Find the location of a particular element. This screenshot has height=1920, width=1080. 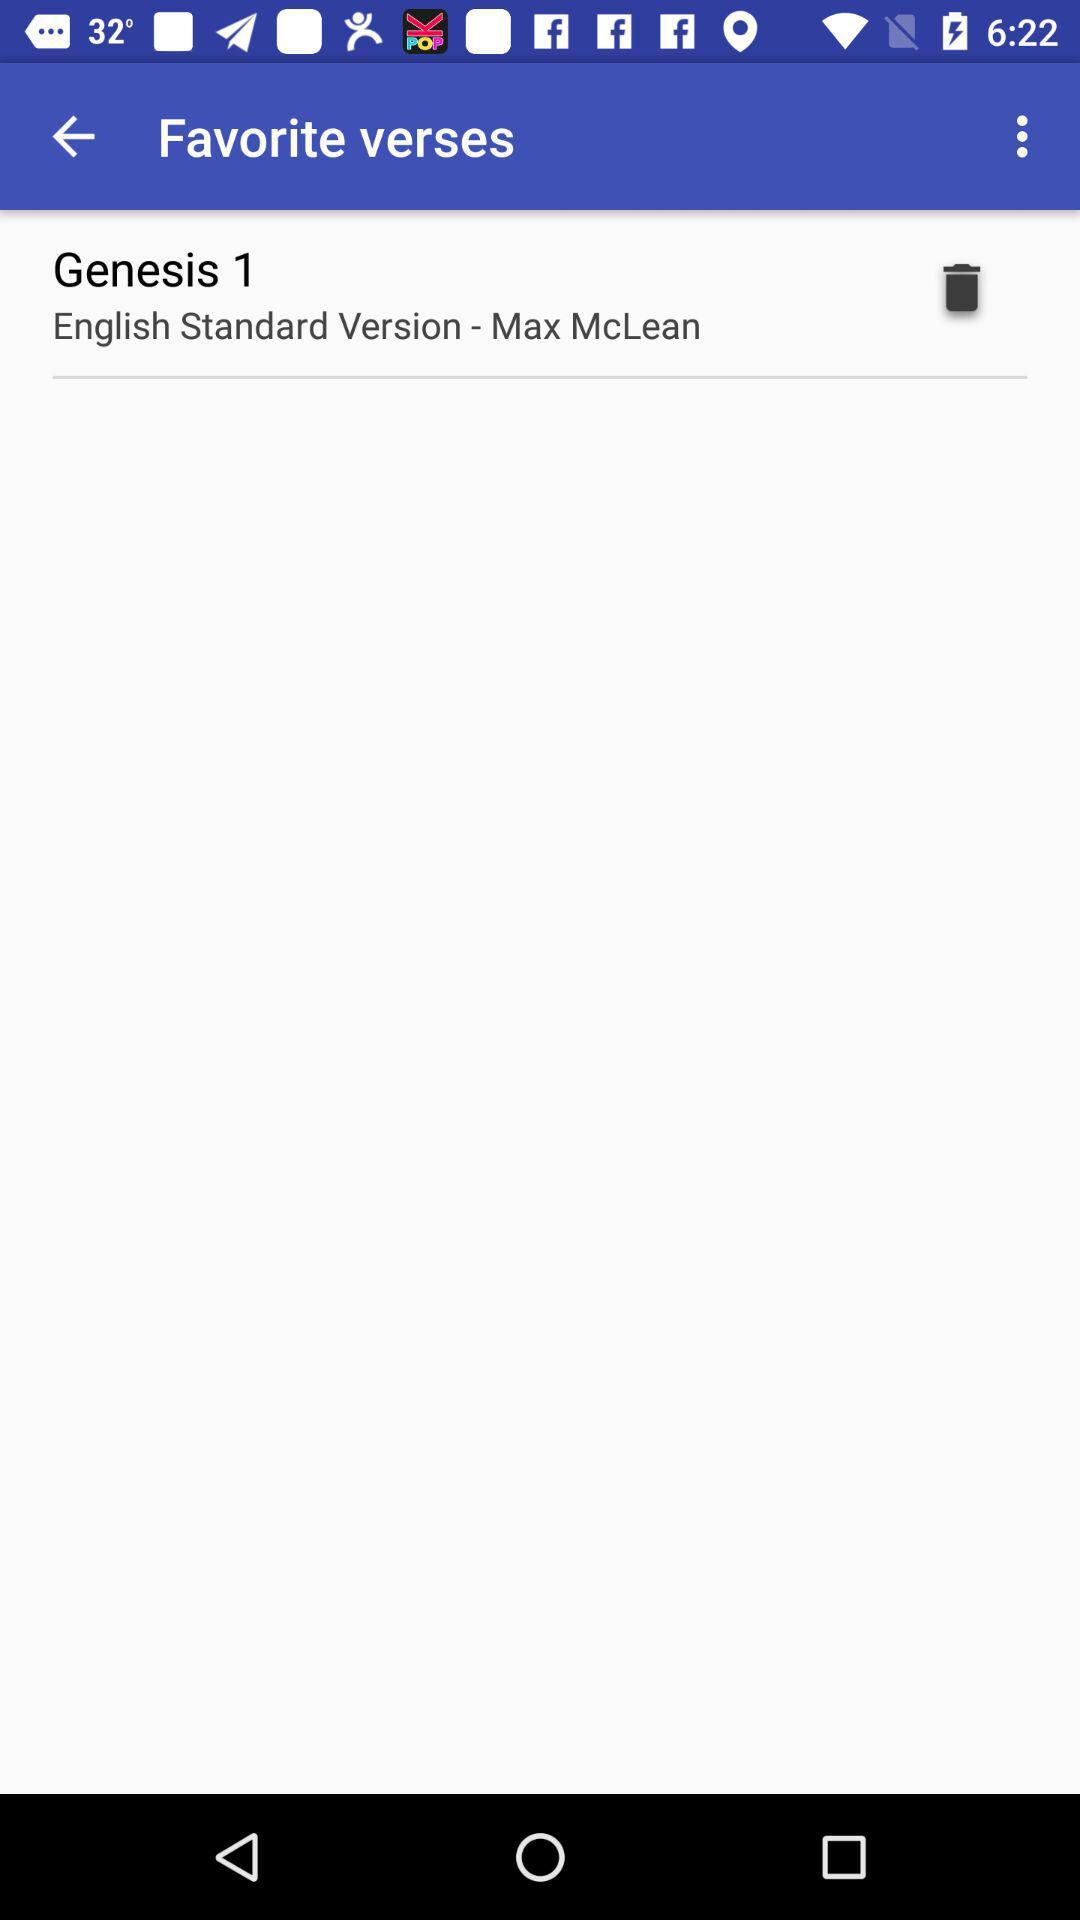

the icon to the right of english standard version icon is located at coordinates (960, 291).